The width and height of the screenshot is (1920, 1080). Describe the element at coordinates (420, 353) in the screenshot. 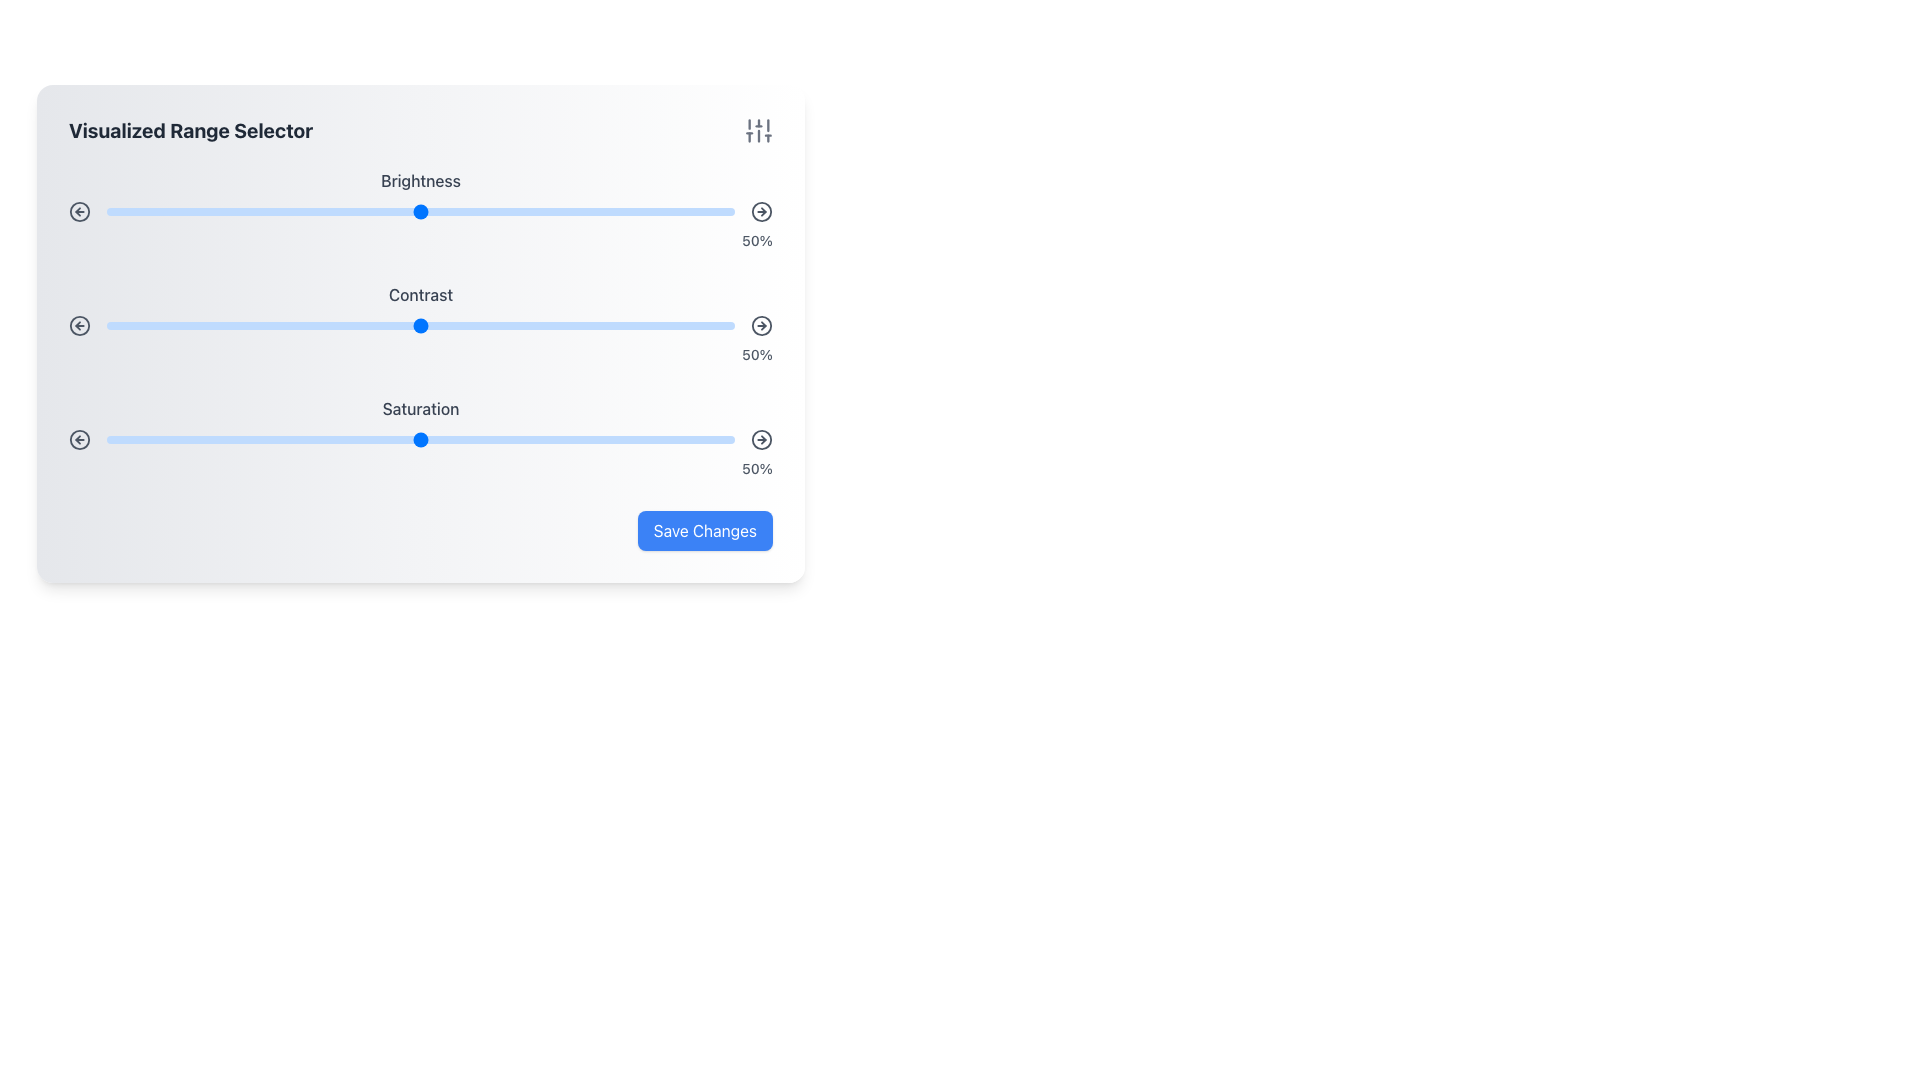

I see `the value displayed in the Text Display showing '50%' aligned to the right at the end of the 'Contrast' range slider` at that location.